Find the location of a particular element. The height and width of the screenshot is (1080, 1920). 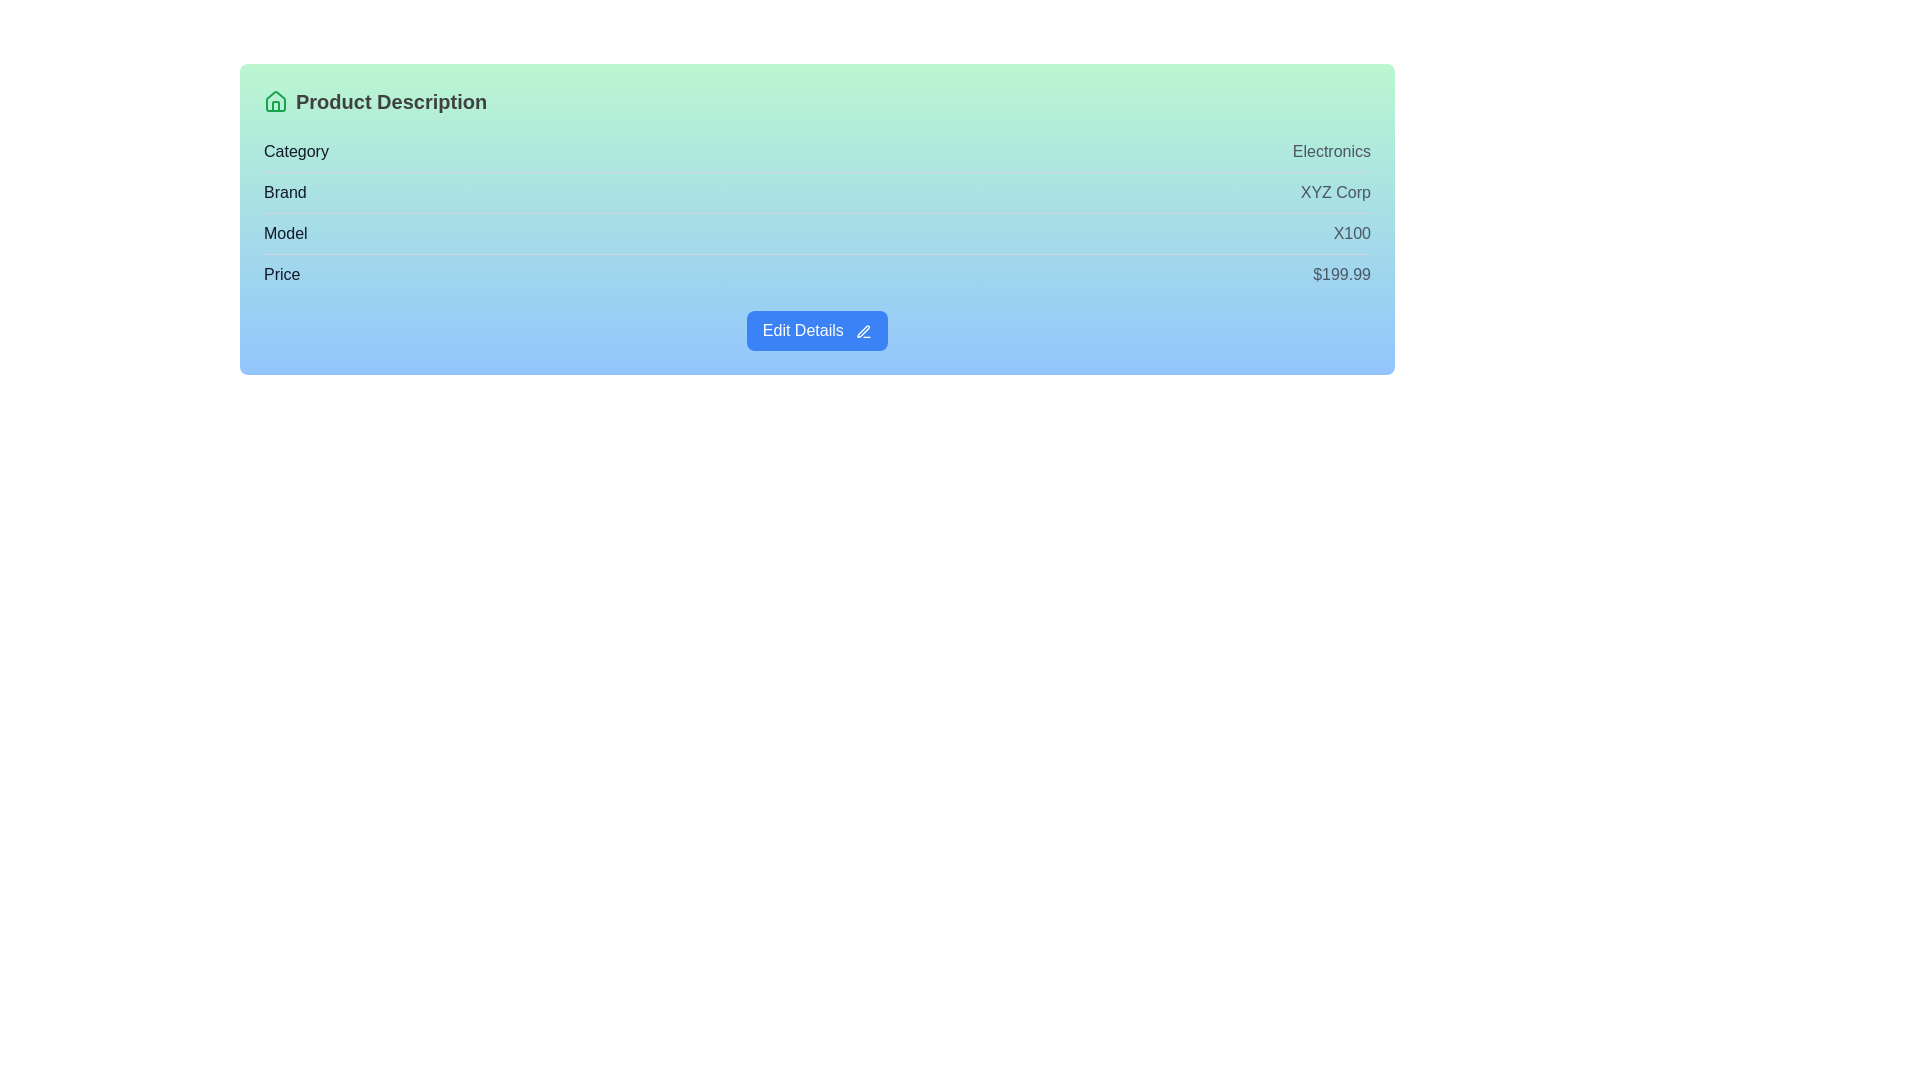

the static text label indicating the nature of the corresponding value '$199.99', located in the lower-left area of the blue section containing the product details is located at coordinates (281, 274).